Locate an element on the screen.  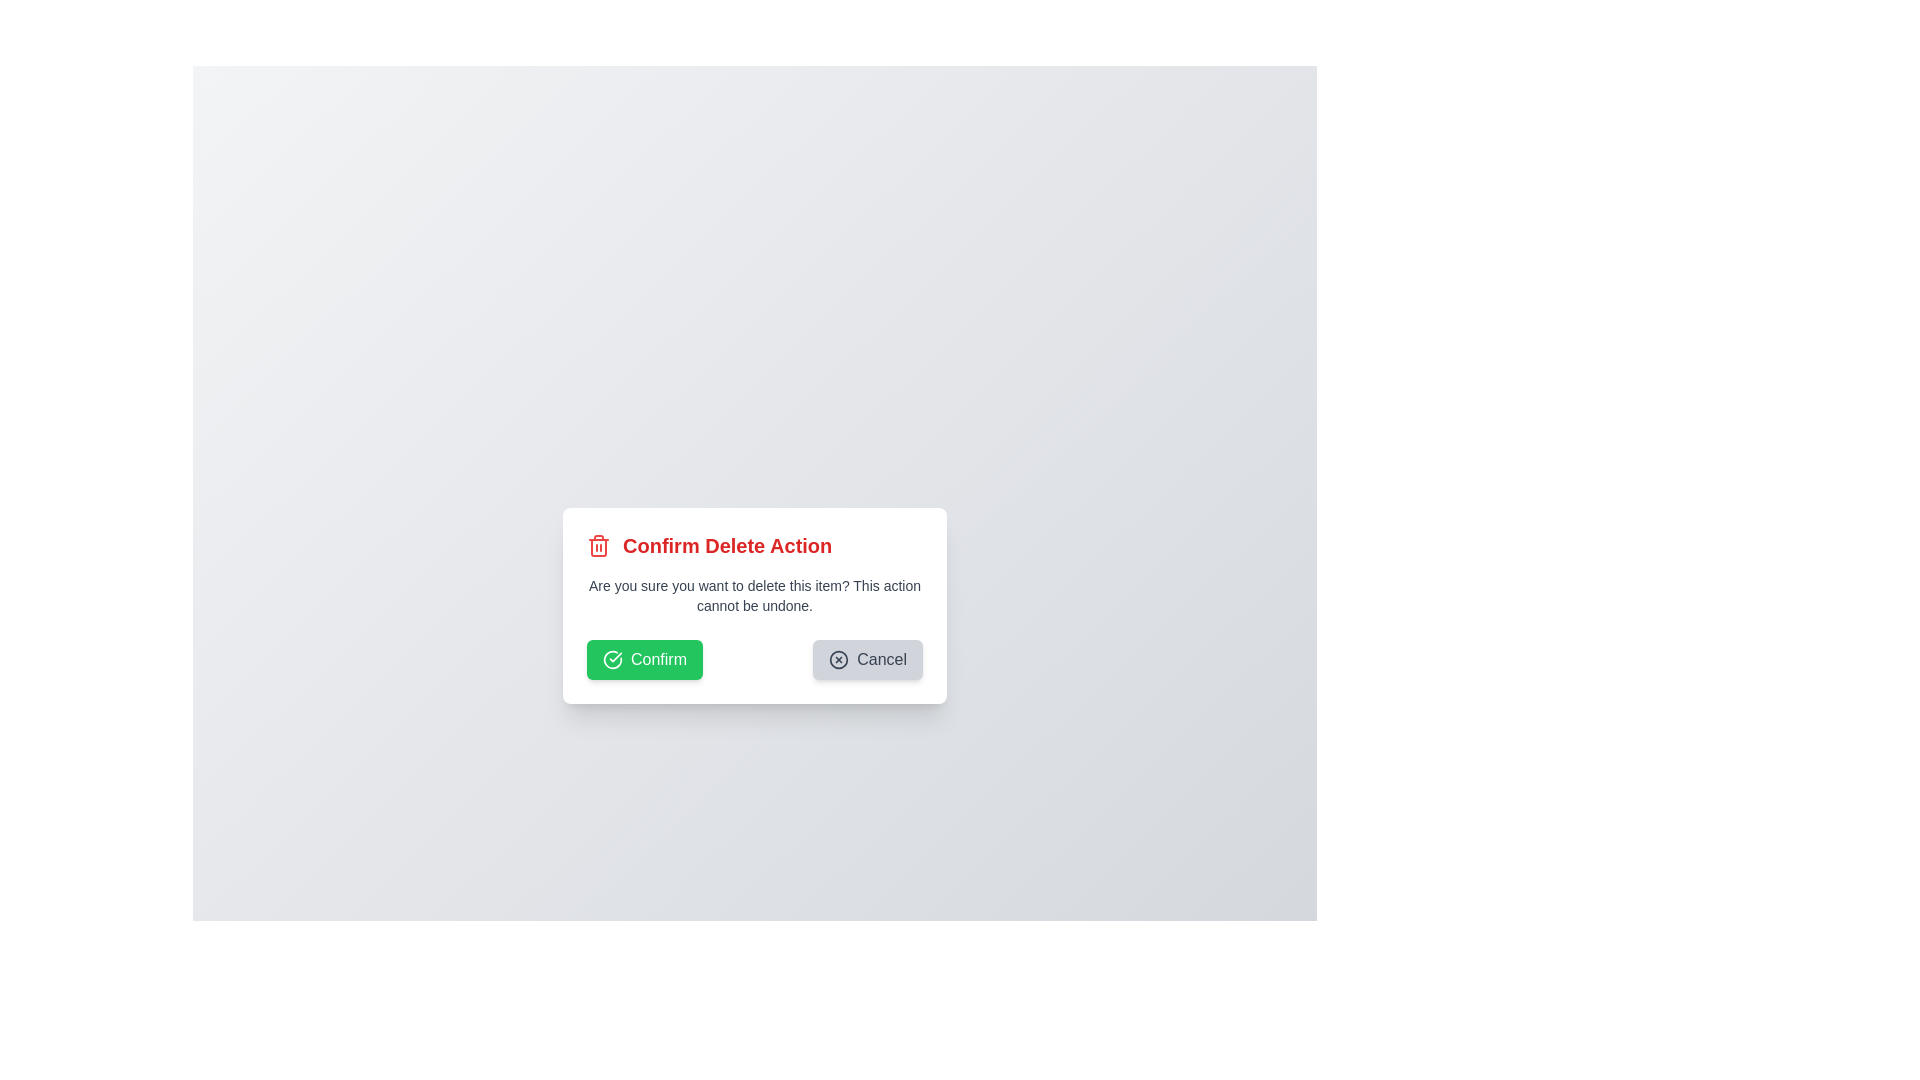
the static information display element (header with text and icon) located at the top section of the modal dialog, which serves as the title for the confirmation action is located at coordinates (753, 546).